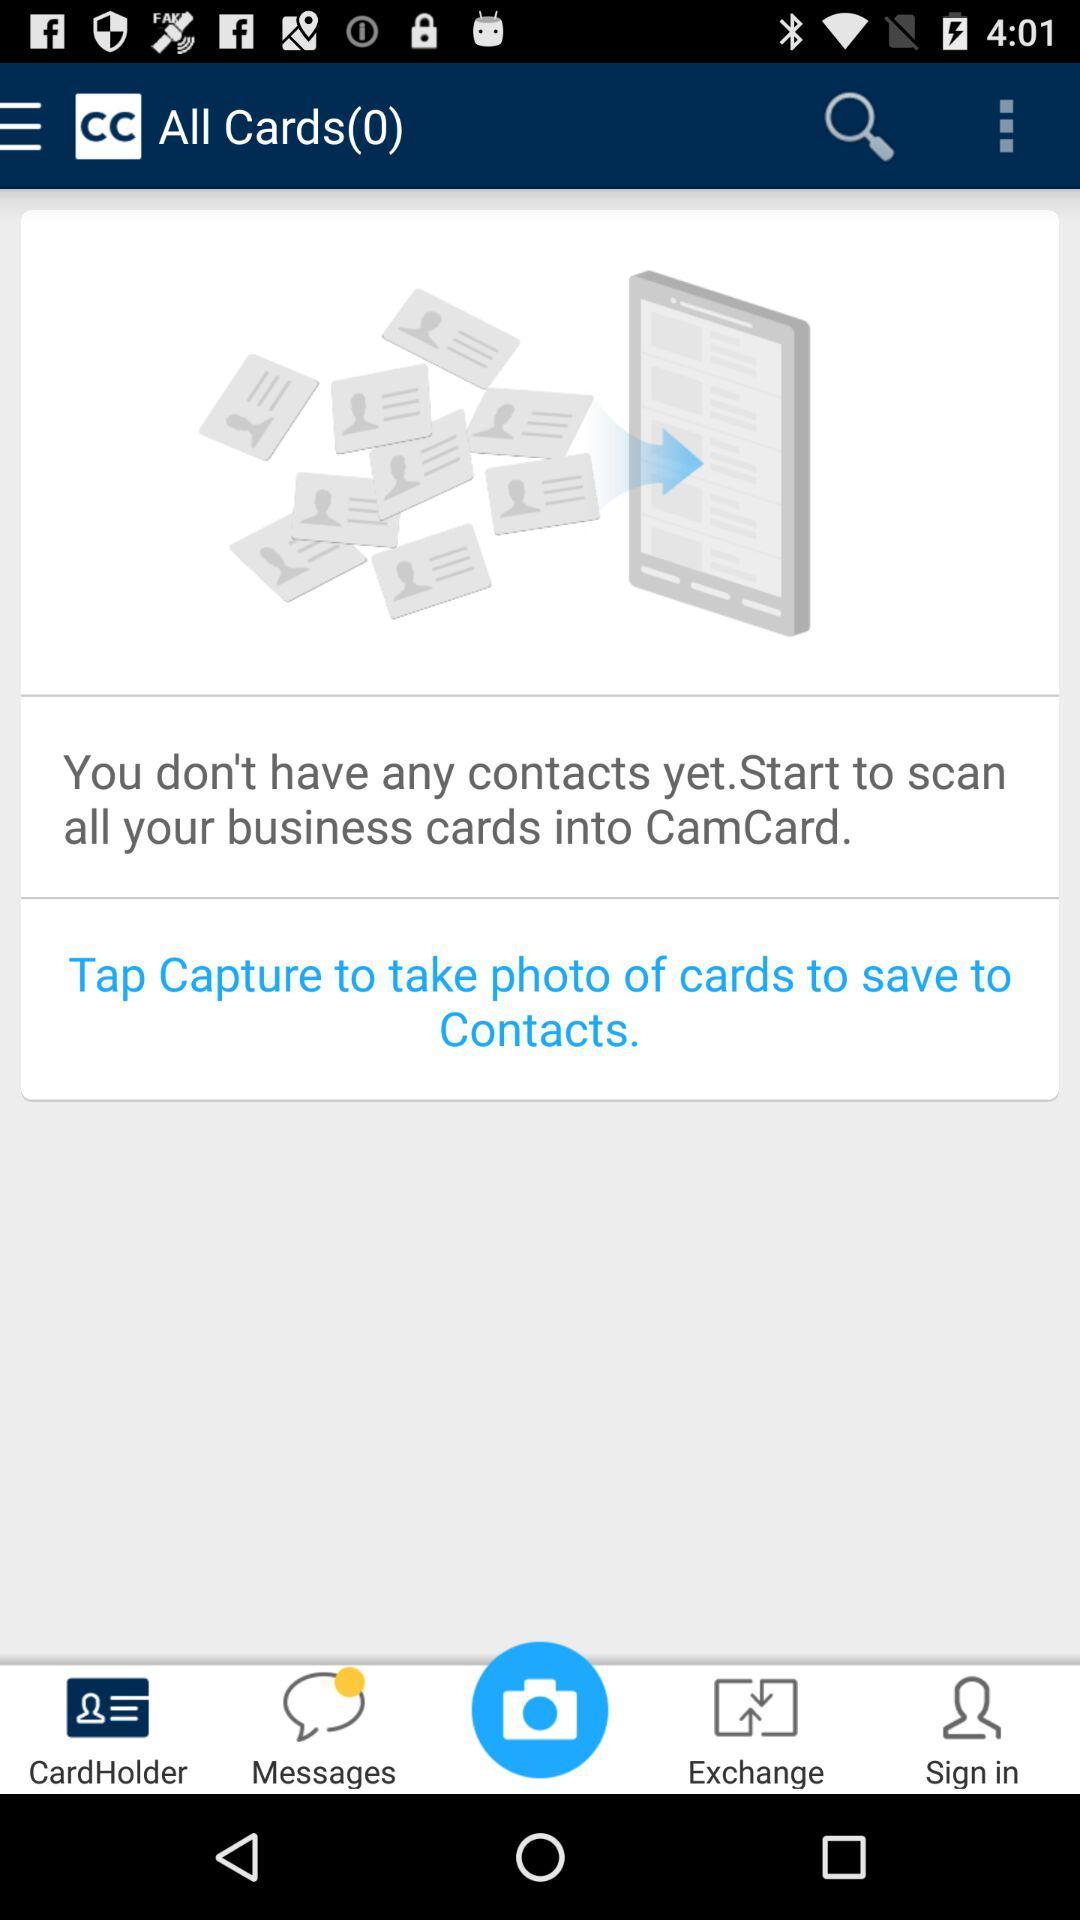 The height and width of the screenshot is (1920, 1080). What do you see at coordinates (540, 1708) in the screenshot?
I see `the icon to the left of the exchange icon` at bounding box center [540, 1708].